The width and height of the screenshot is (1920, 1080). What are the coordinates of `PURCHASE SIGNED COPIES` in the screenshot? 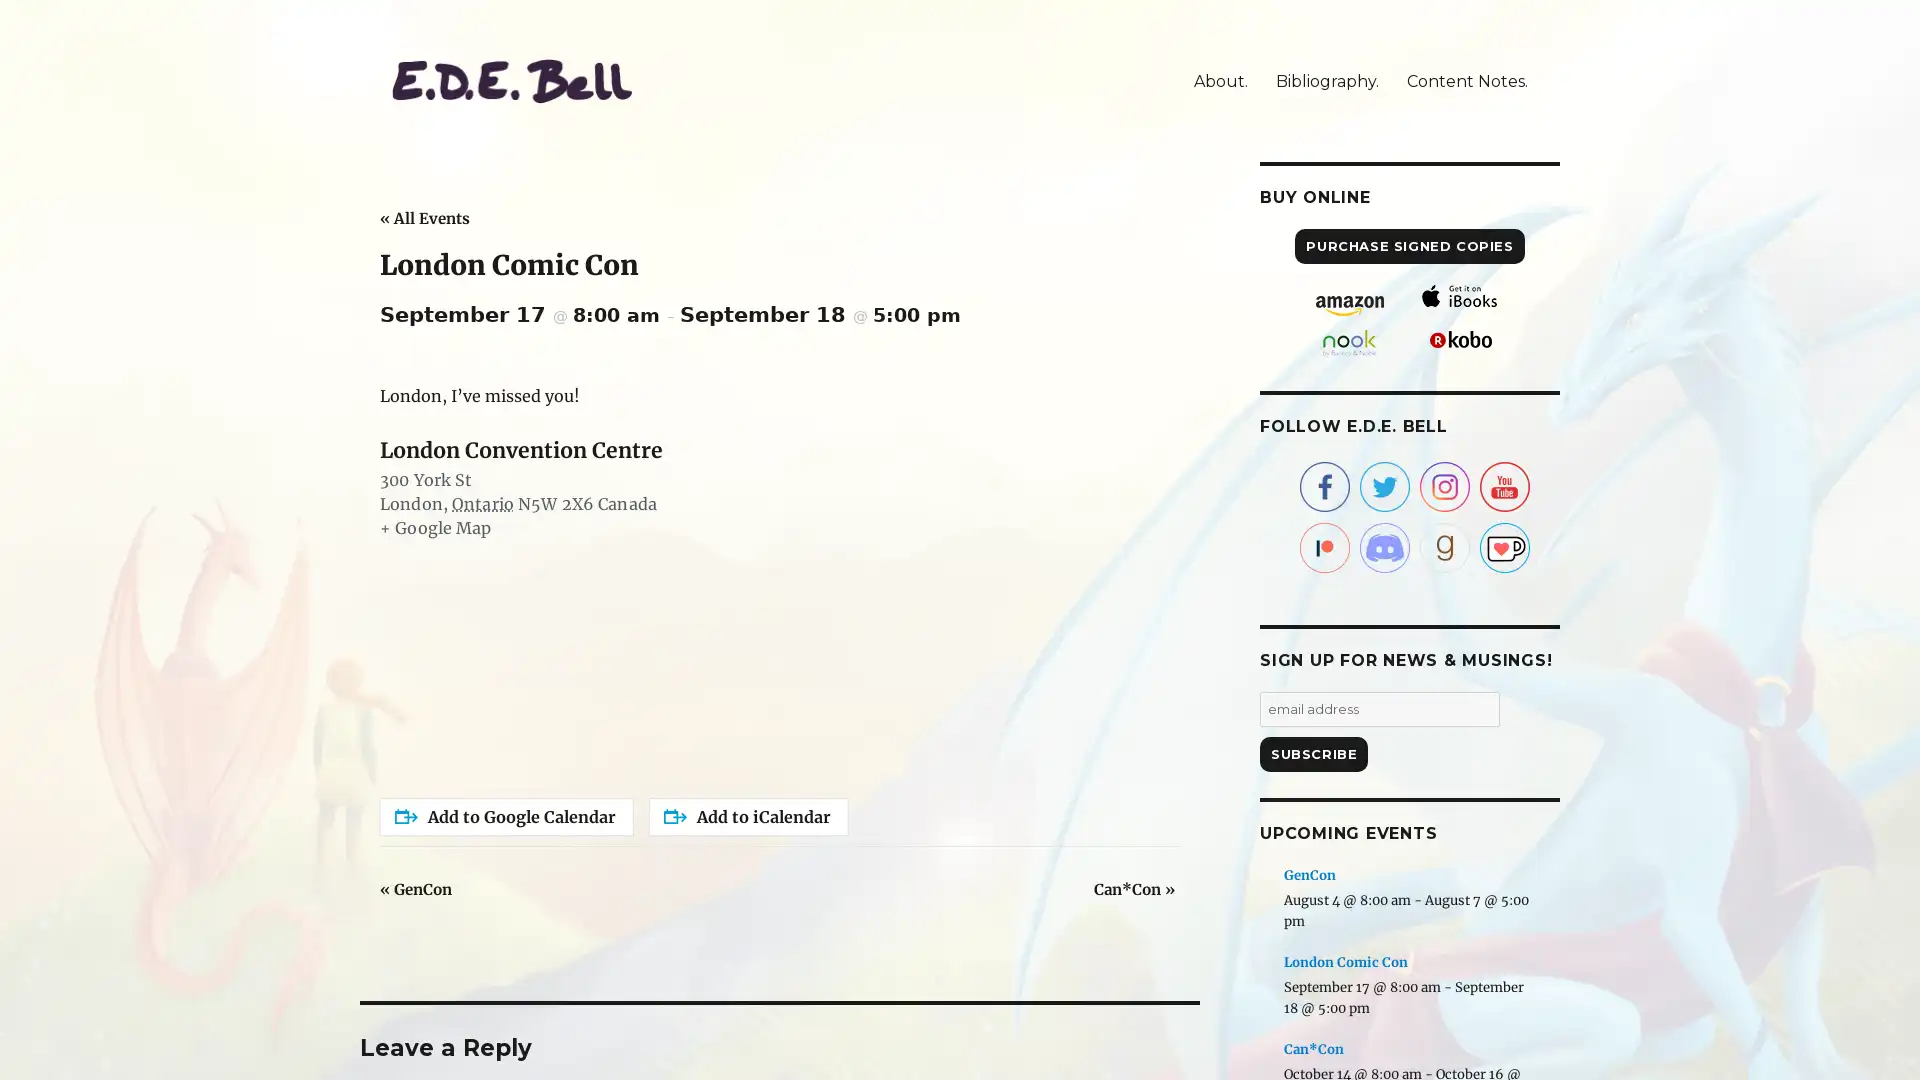 It's located at (1408, 245).